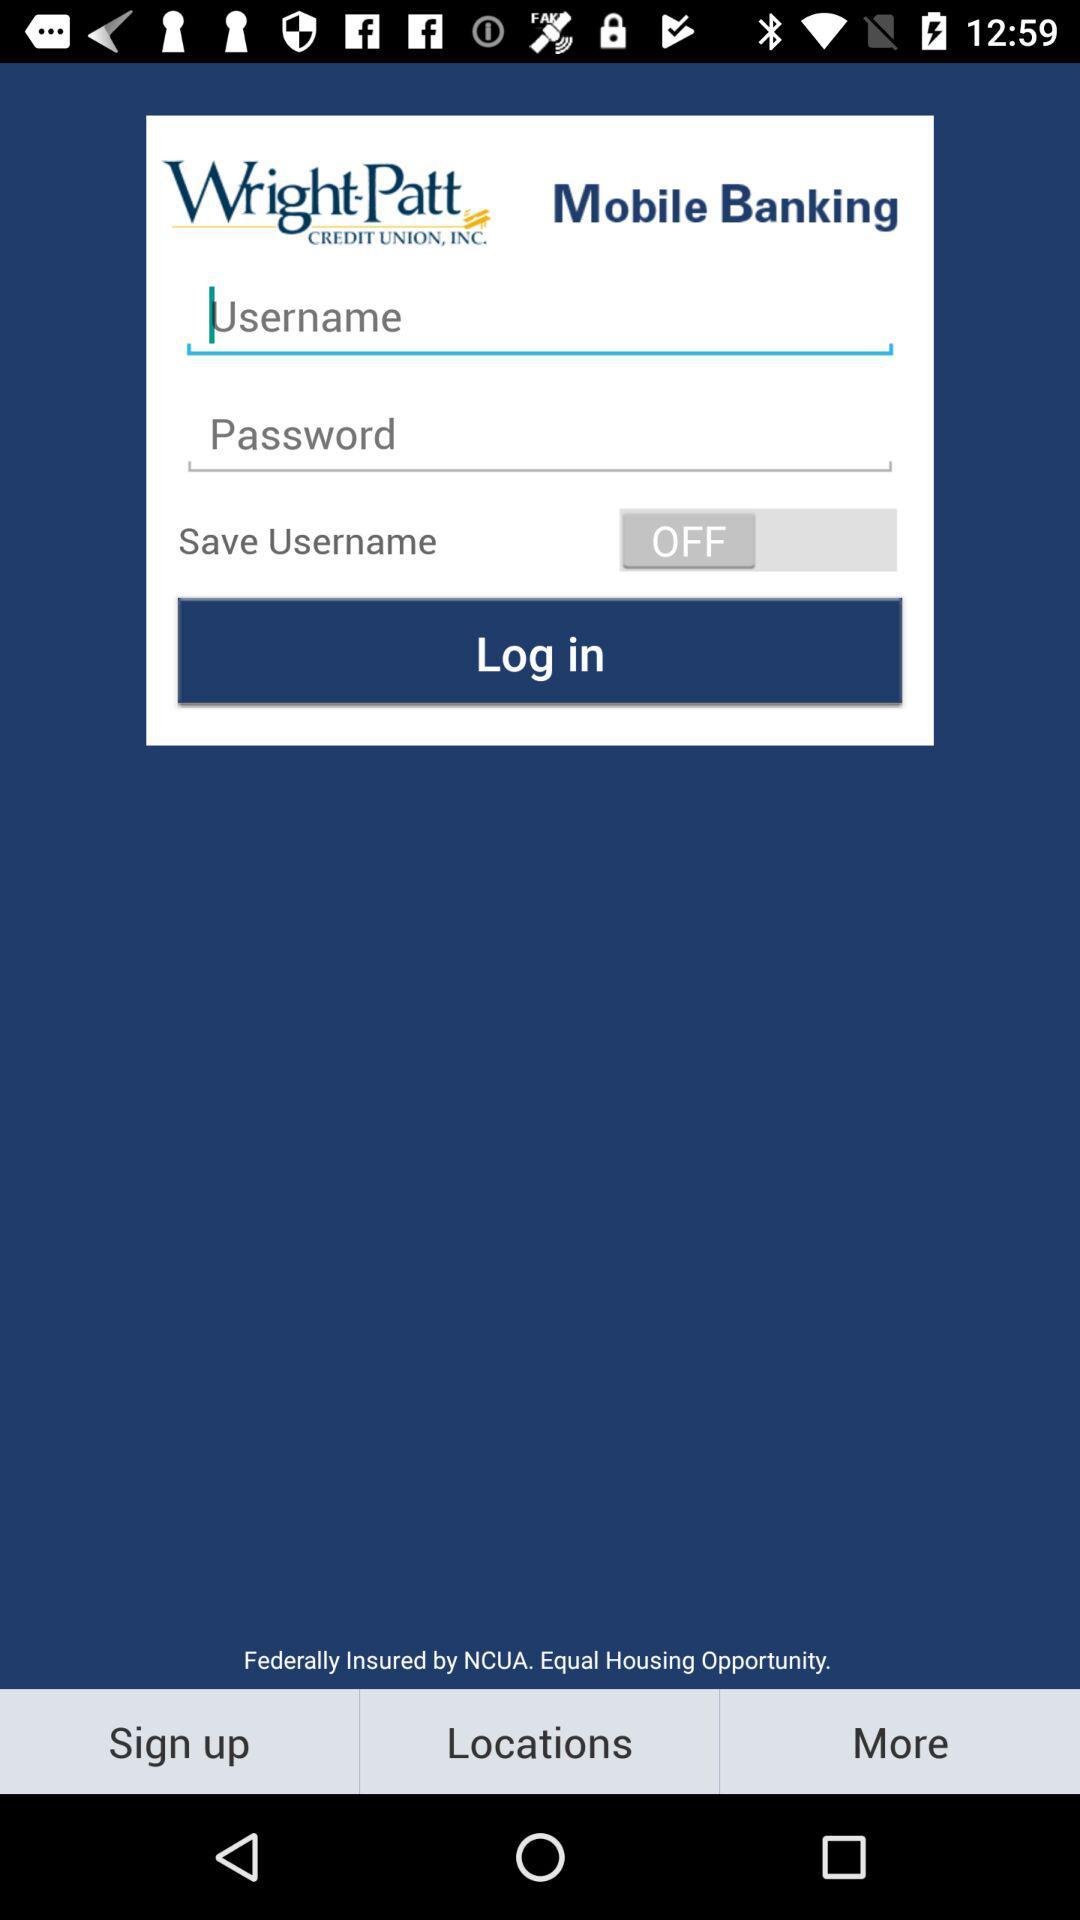 This screenshot has height=1920, width=1080. Describe the element at coordinates (538, 1740) in the screenshot. I see `locations icon` at that location.